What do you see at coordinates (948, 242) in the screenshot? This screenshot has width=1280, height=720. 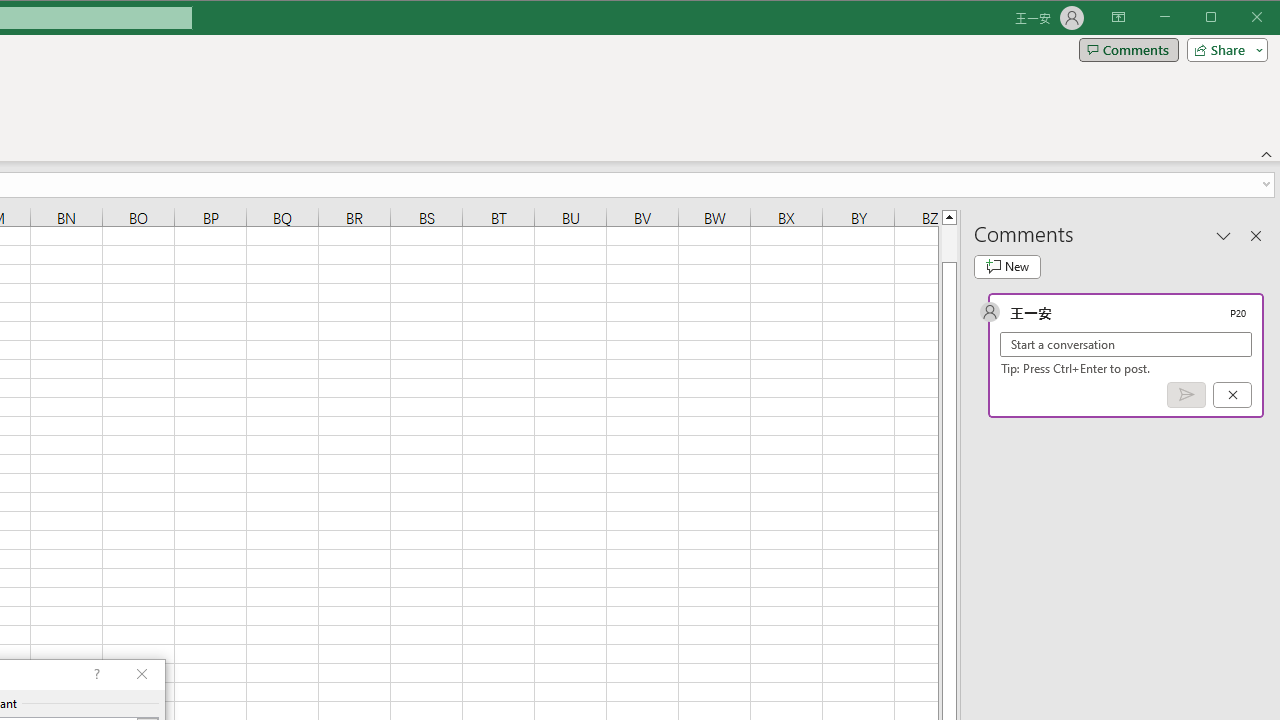 I see `'Page up'` at bounding box center [948, 242].